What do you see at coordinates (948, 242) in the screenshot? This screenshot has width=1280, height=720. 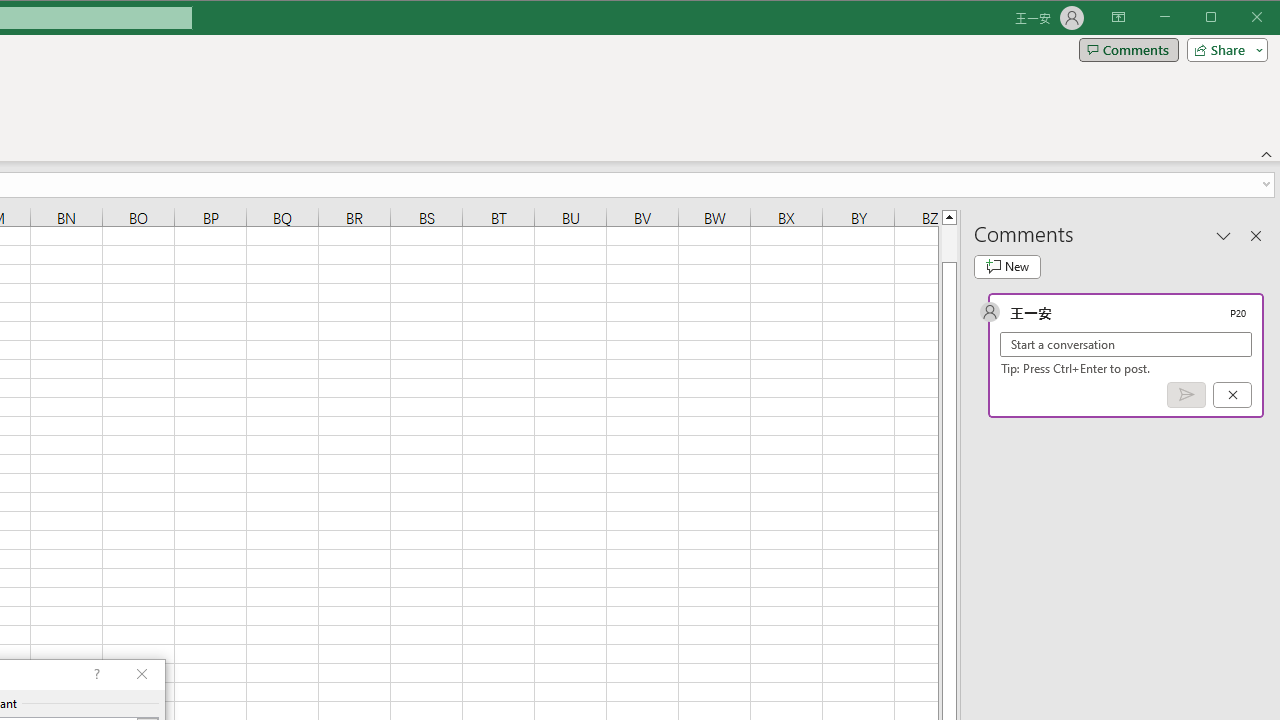 I see `'Page up'` at bounding box center [948, 242].